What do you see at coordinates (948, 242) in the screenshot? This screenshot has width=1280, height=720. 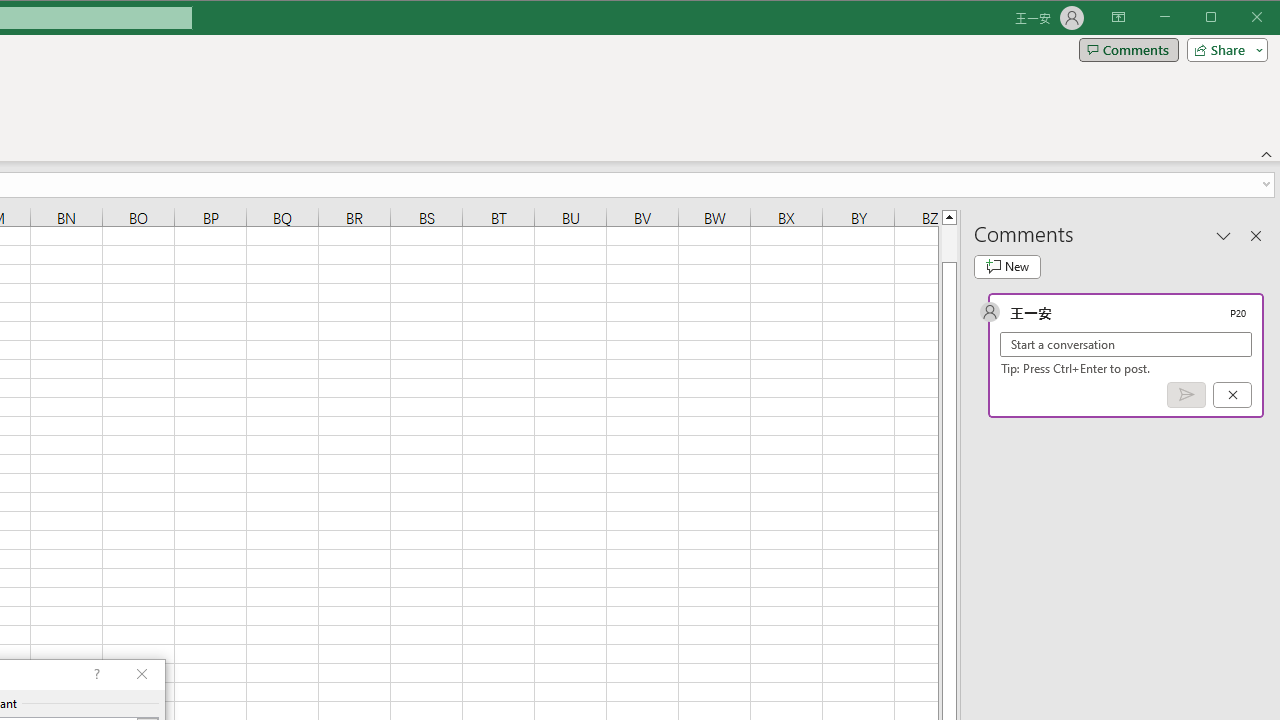 I see `'Page up'` at bounding box center [948, 242].